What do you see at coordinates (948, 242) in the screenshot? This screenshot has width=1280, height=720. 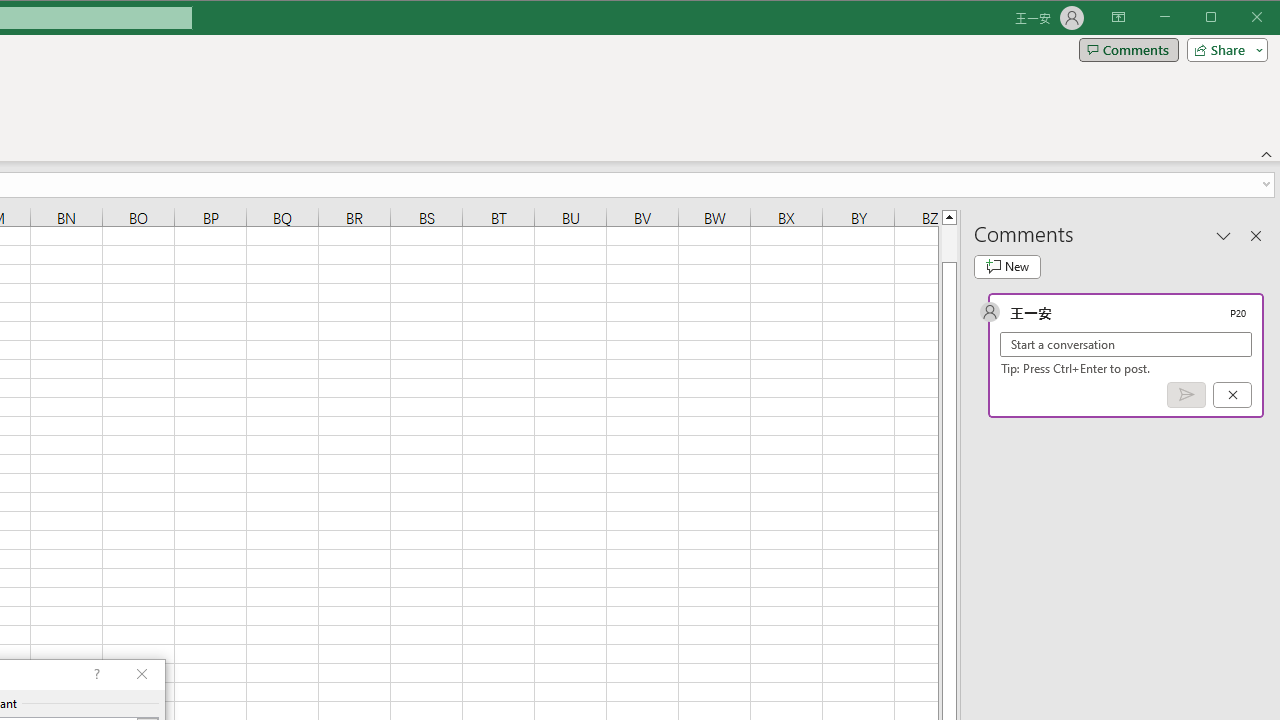 I see `'Page up'` at bounding box center [948, 242].